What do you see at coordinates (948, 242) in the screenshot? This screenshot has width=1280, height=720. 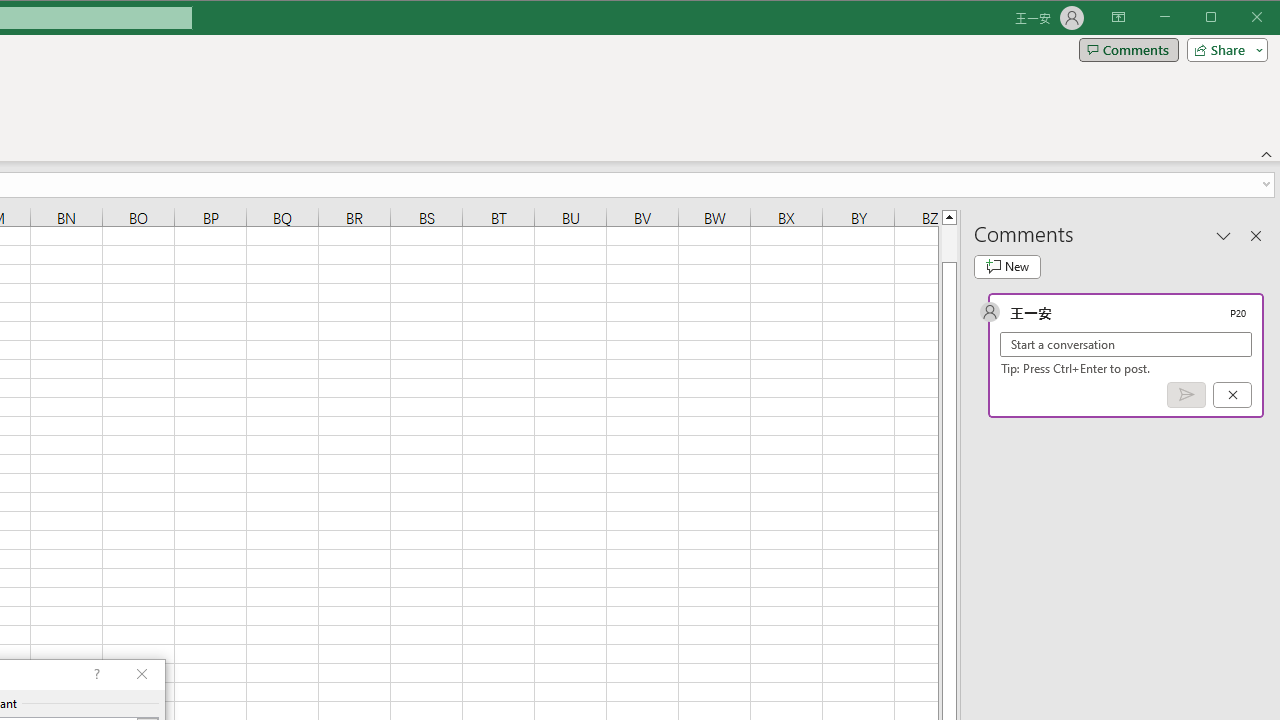 I see `'Page up'` at bounding box center [948, 242].